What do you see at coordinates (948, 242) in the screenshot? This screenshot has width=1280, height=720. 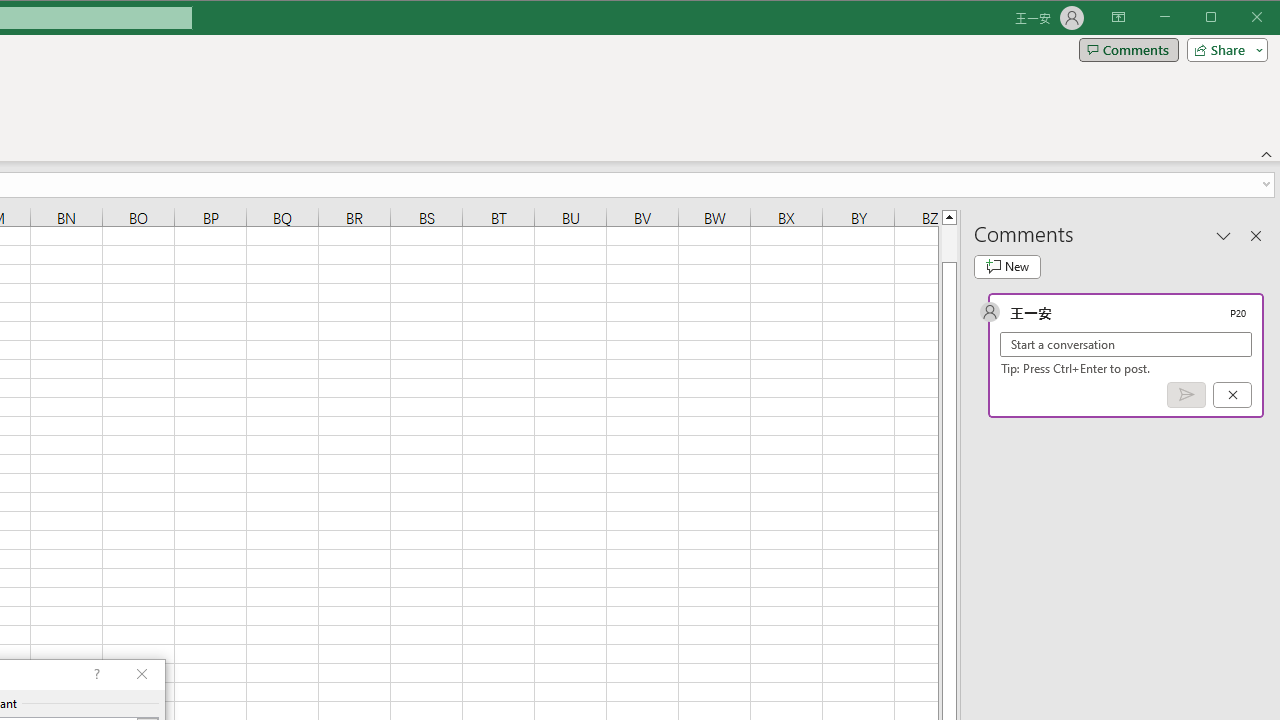 I see `'Page up'` at bounding box center [948, 242].